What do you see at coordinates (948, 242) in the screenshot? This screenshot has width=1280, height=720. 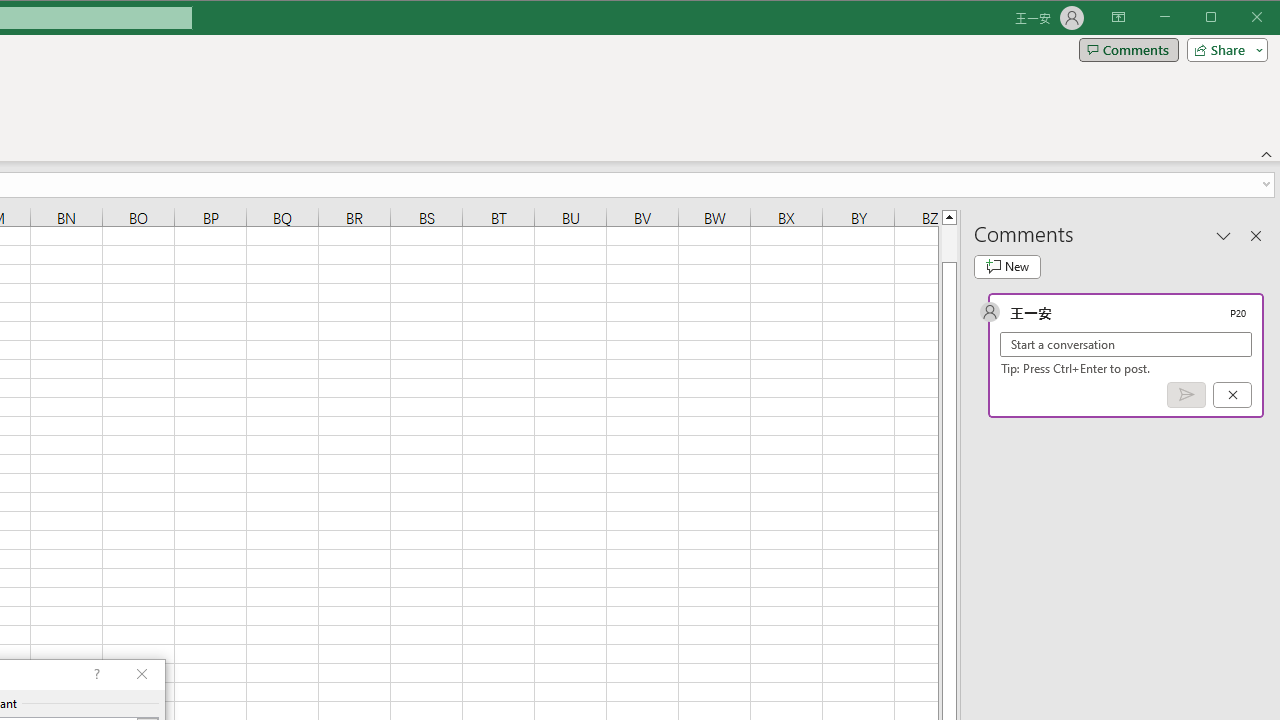 I see `'Page up'` at bounding box center [948, 242].